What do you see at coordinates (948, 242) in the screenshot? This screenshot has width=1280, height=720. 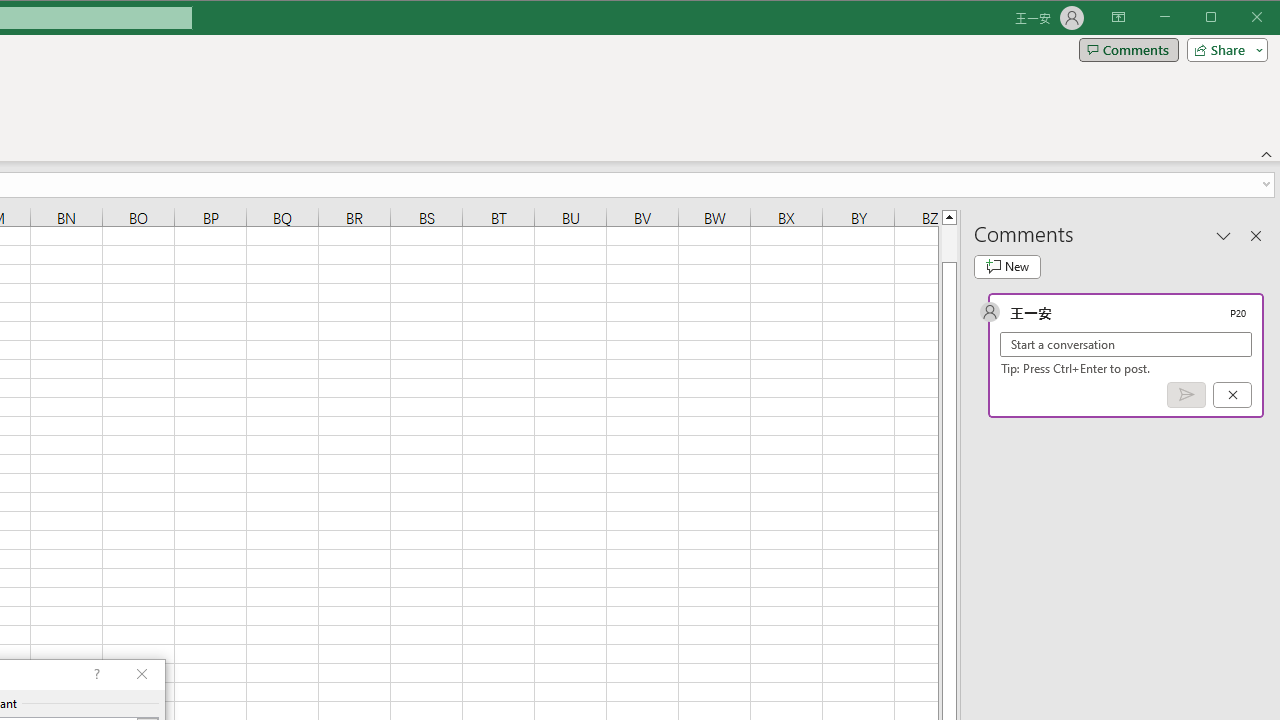 I see `'Page up'` at bounding box center [948, 242].